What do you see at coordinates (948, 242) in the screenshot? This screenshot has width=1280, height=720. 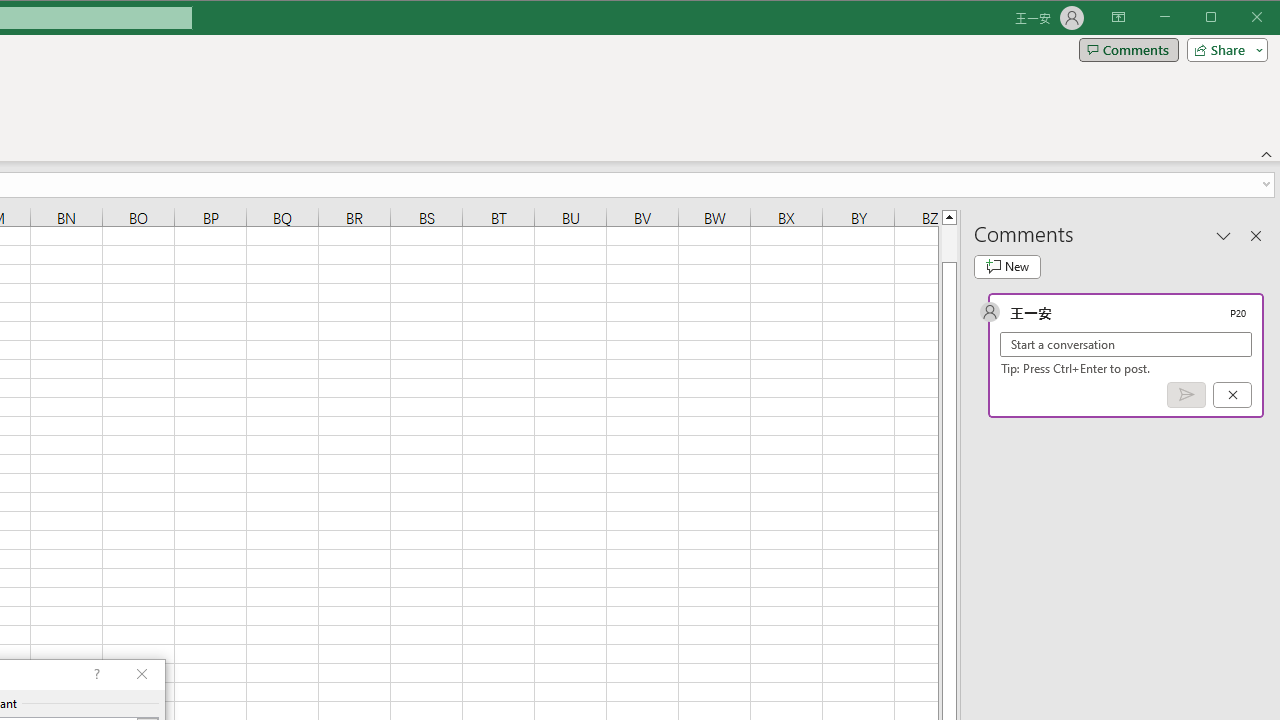 I see `'Page up'` at bounding box center [948, 242].